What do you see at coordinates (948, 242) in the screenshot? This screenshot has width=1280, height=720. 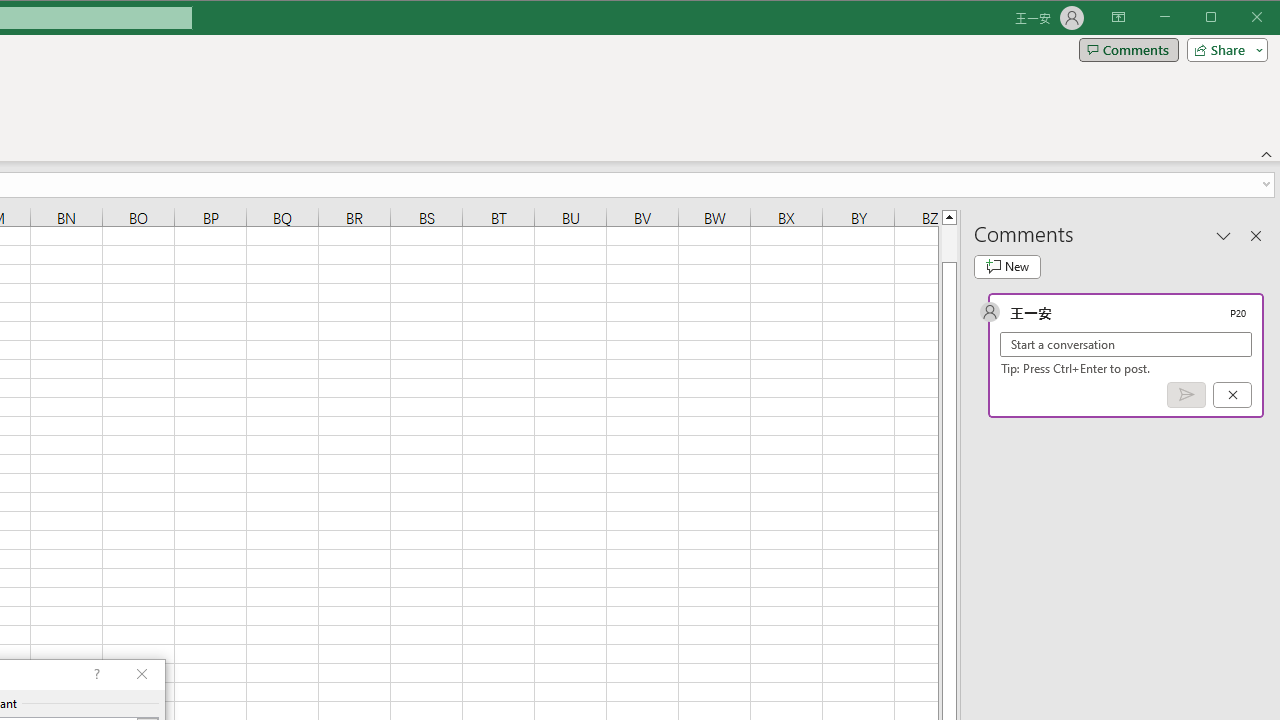 I see `'Page up'` at bounding box center [948, 242].